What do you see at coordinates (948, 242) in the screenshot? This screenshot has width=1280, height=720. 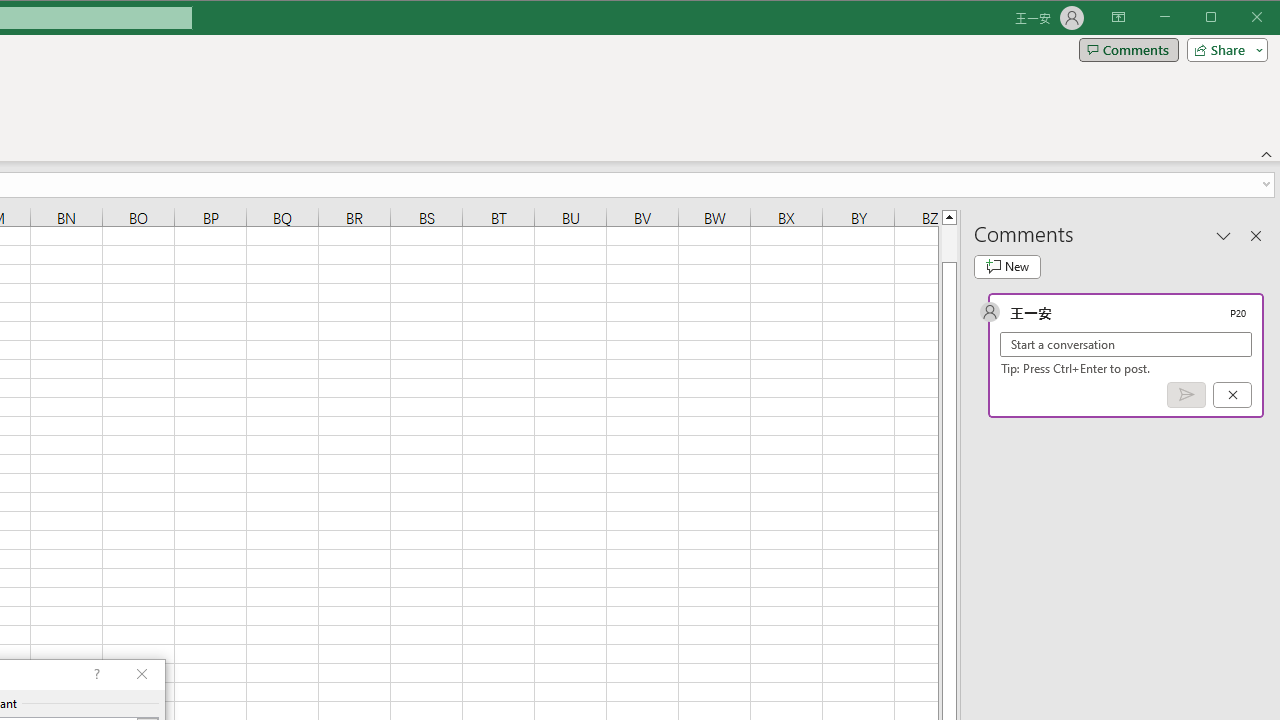 I see `'Page up'` at bounding box center [948, 242].